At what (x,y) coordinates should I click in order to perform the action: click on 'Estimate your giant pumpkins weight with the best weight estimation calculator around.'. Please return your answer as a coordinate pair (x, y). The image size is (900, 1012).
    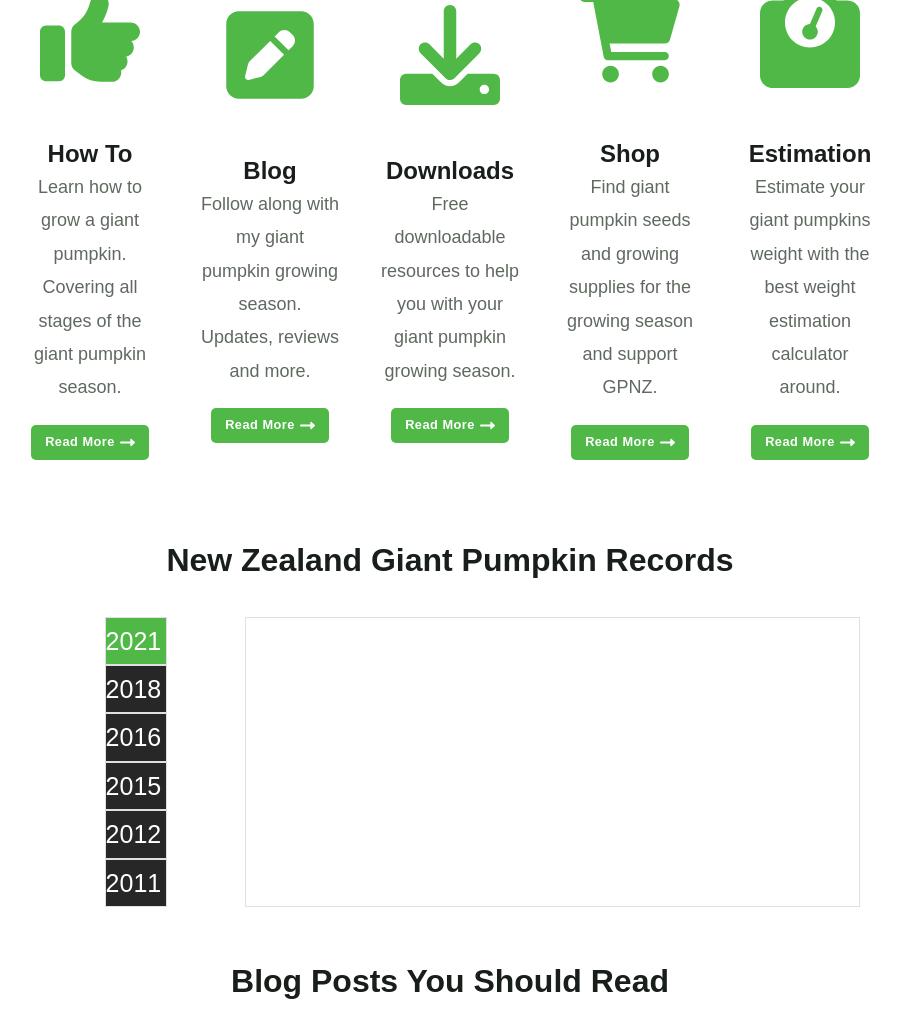
    Looking at the image, I should click on (809, 285).